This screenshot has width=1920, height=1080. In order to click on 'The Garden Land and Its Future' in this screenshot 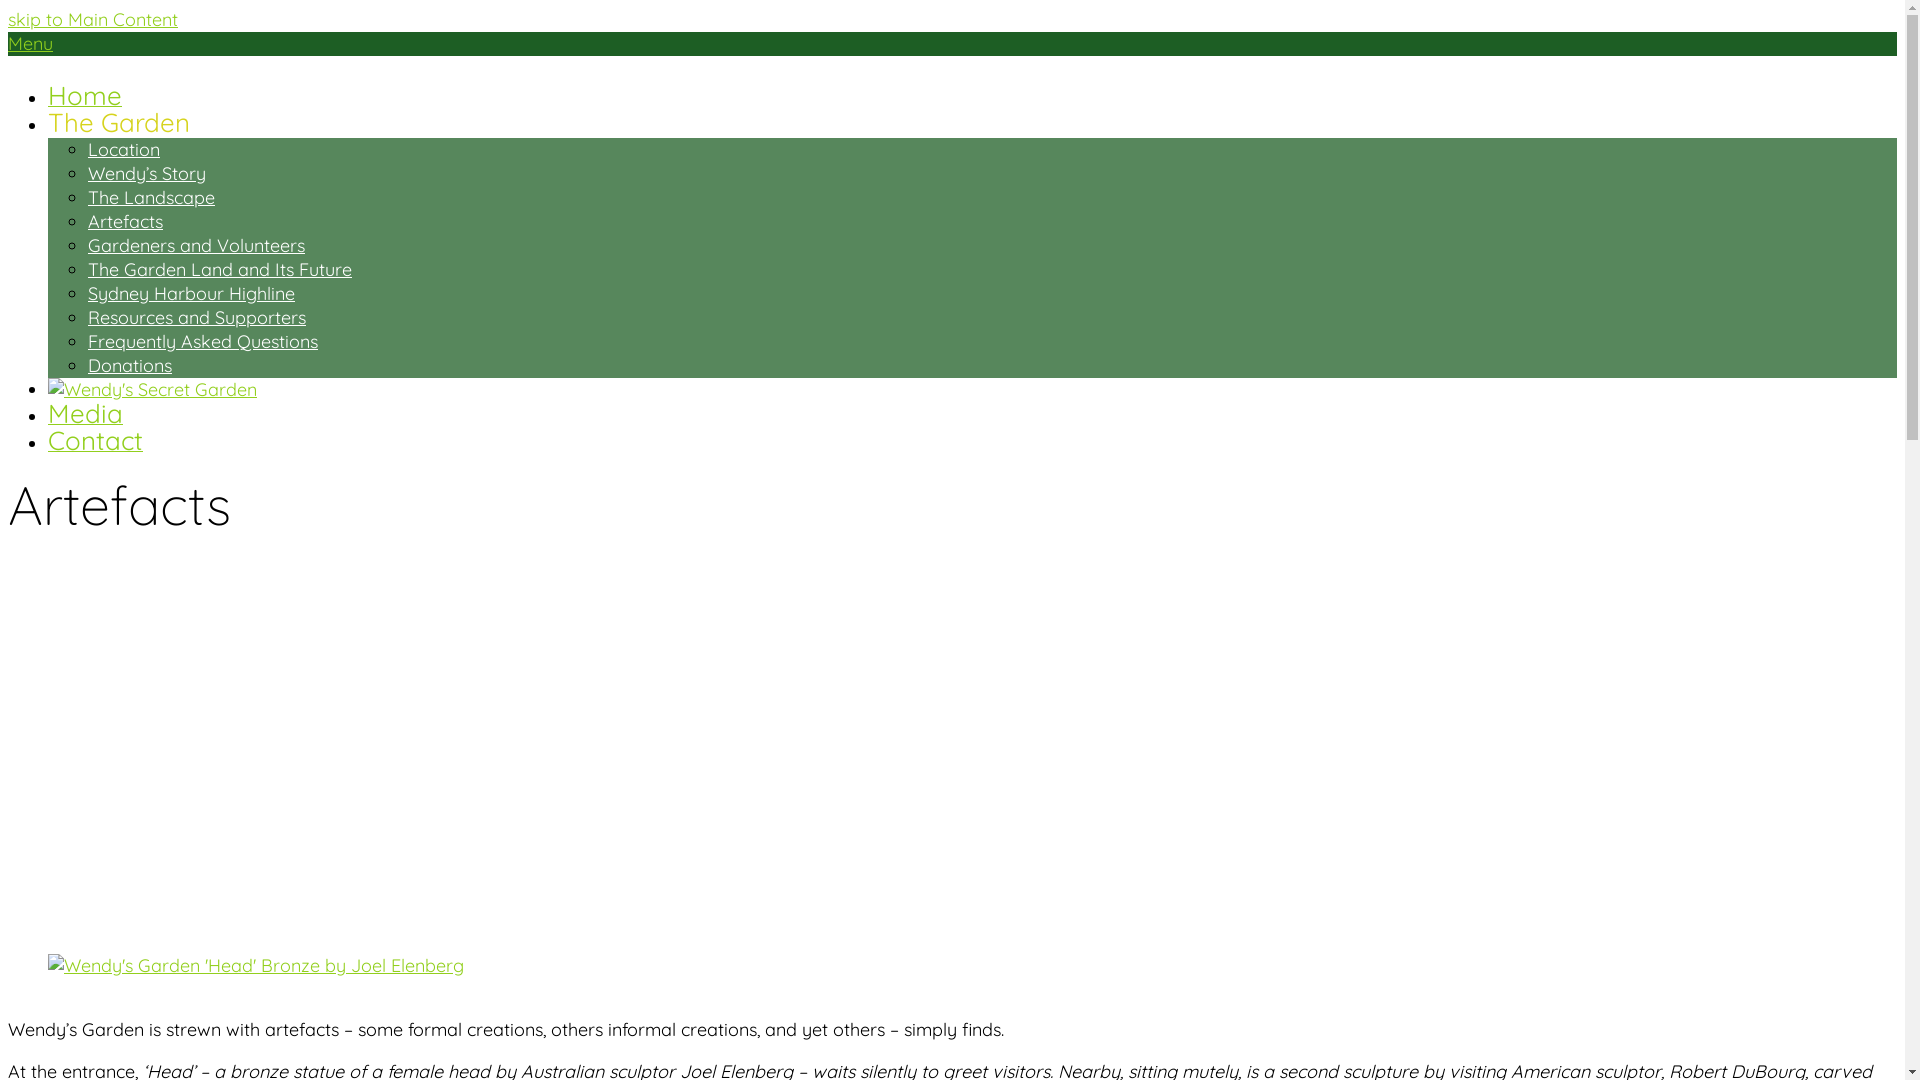, I will do `click(220, 268)`.